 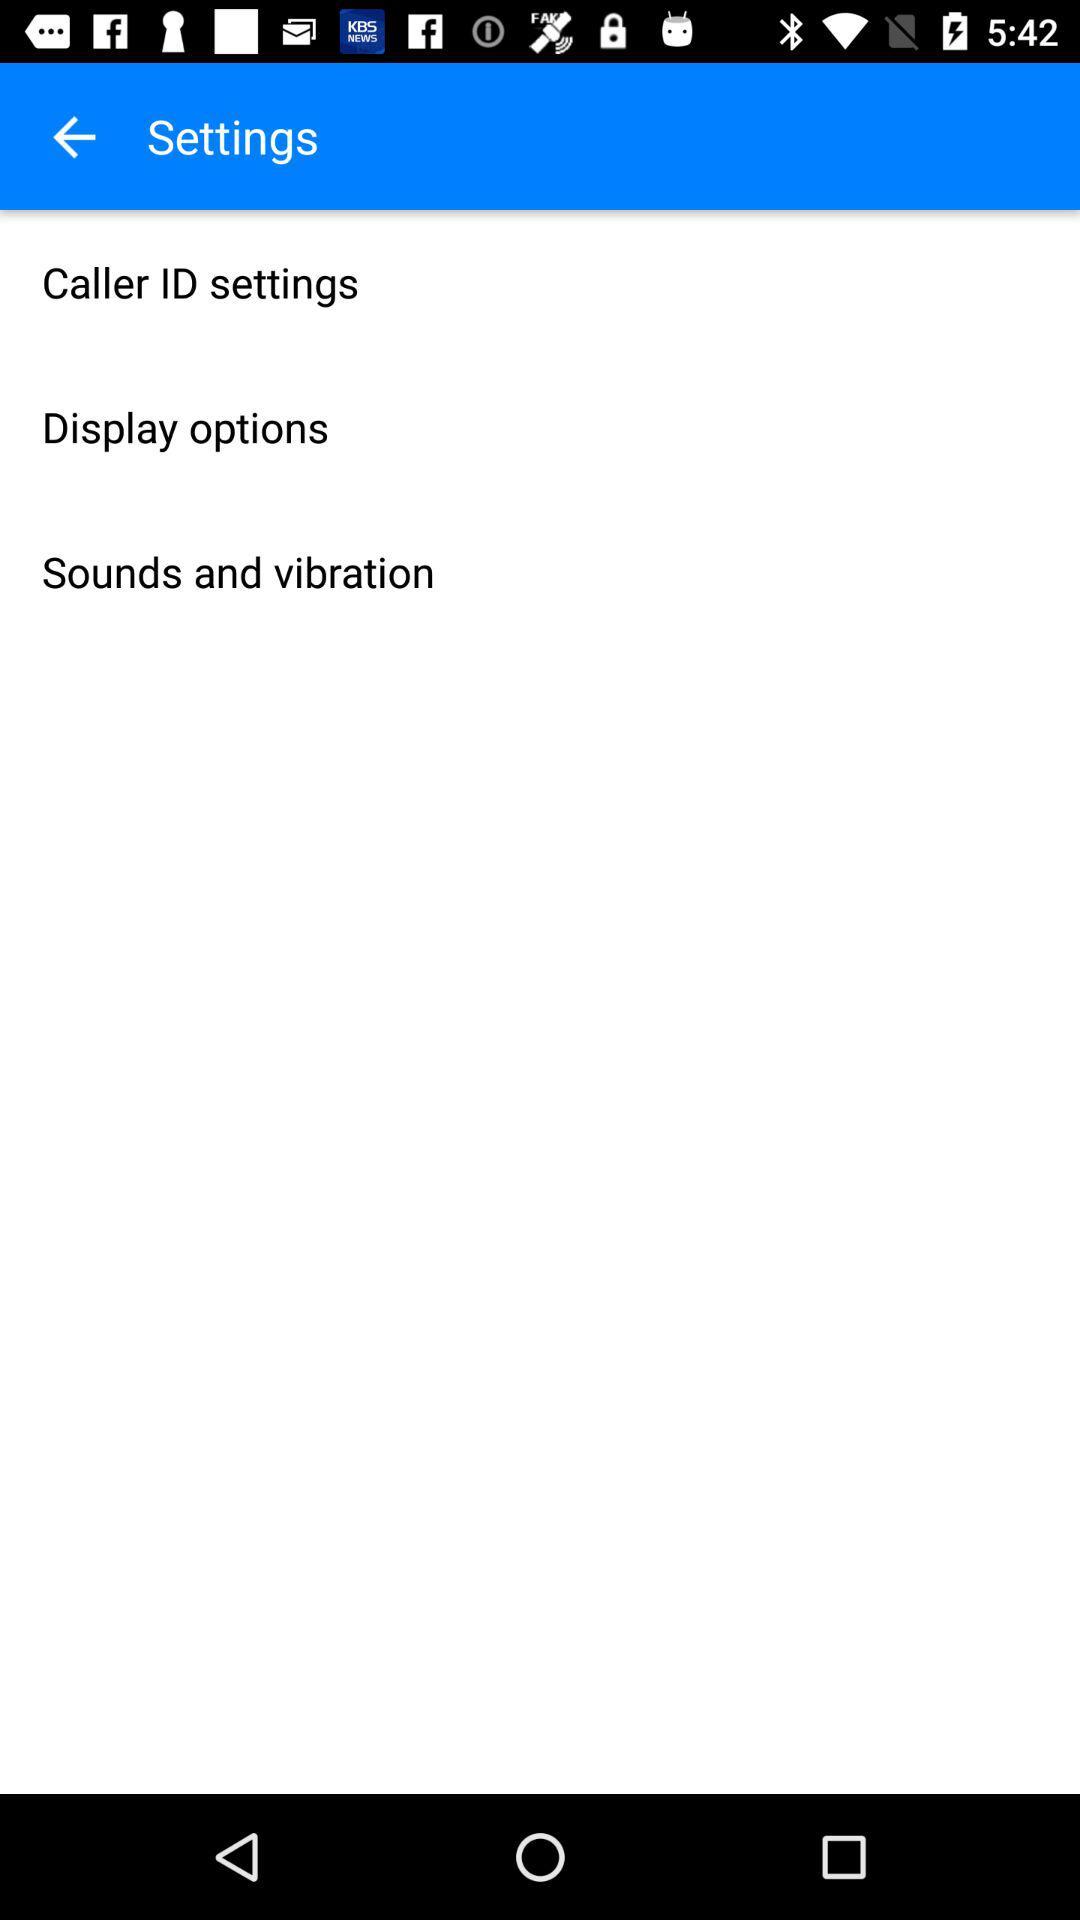 I want to click on icon above sounds and vibration, so click(x=540, y=426).